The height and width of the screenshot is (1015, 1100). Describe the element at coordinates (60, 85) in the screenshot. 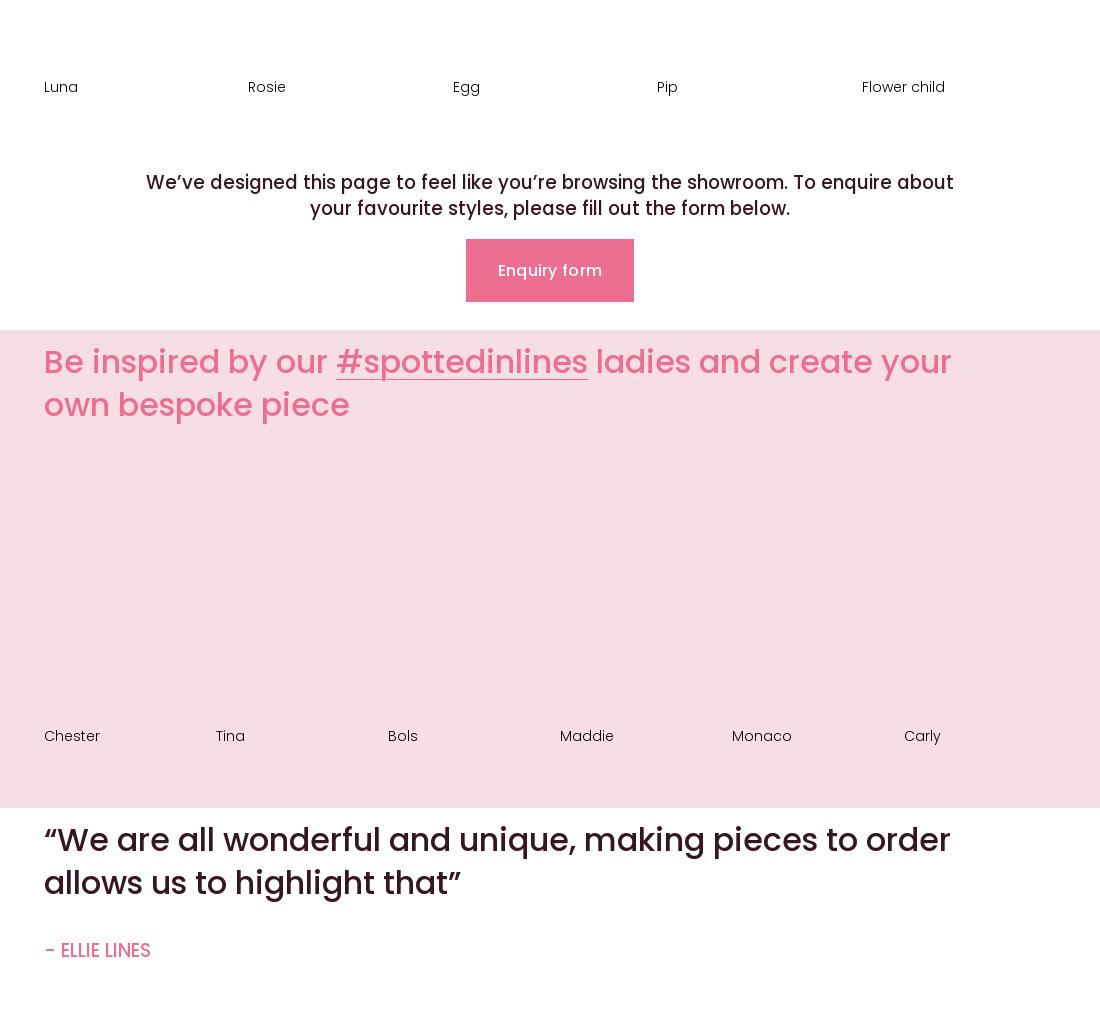

I see `'Luna'` at that location.